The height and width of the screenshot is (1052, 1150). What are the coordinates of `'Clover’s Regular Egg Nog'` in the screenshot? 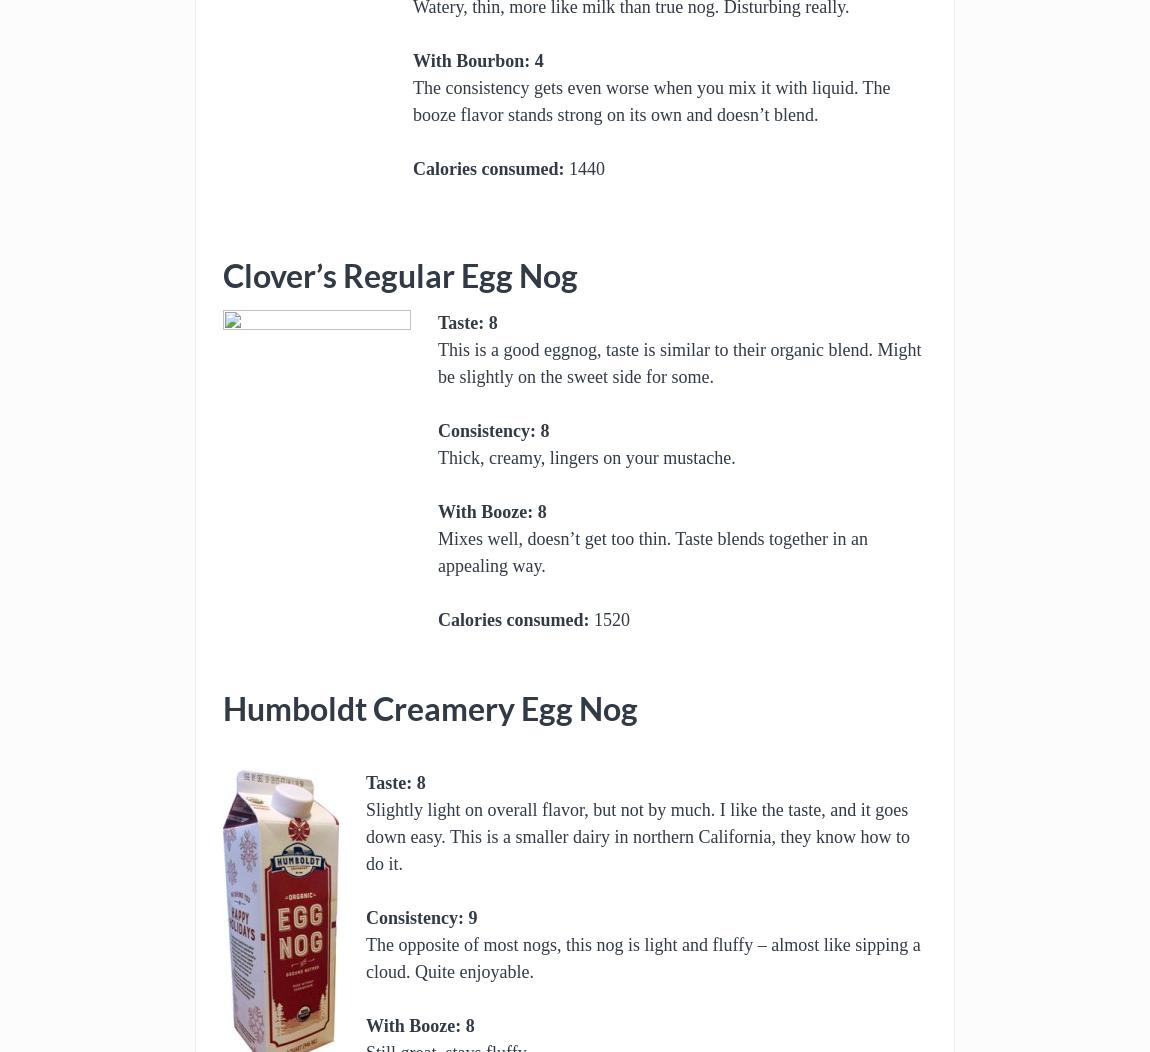 It's located at (221, 276).